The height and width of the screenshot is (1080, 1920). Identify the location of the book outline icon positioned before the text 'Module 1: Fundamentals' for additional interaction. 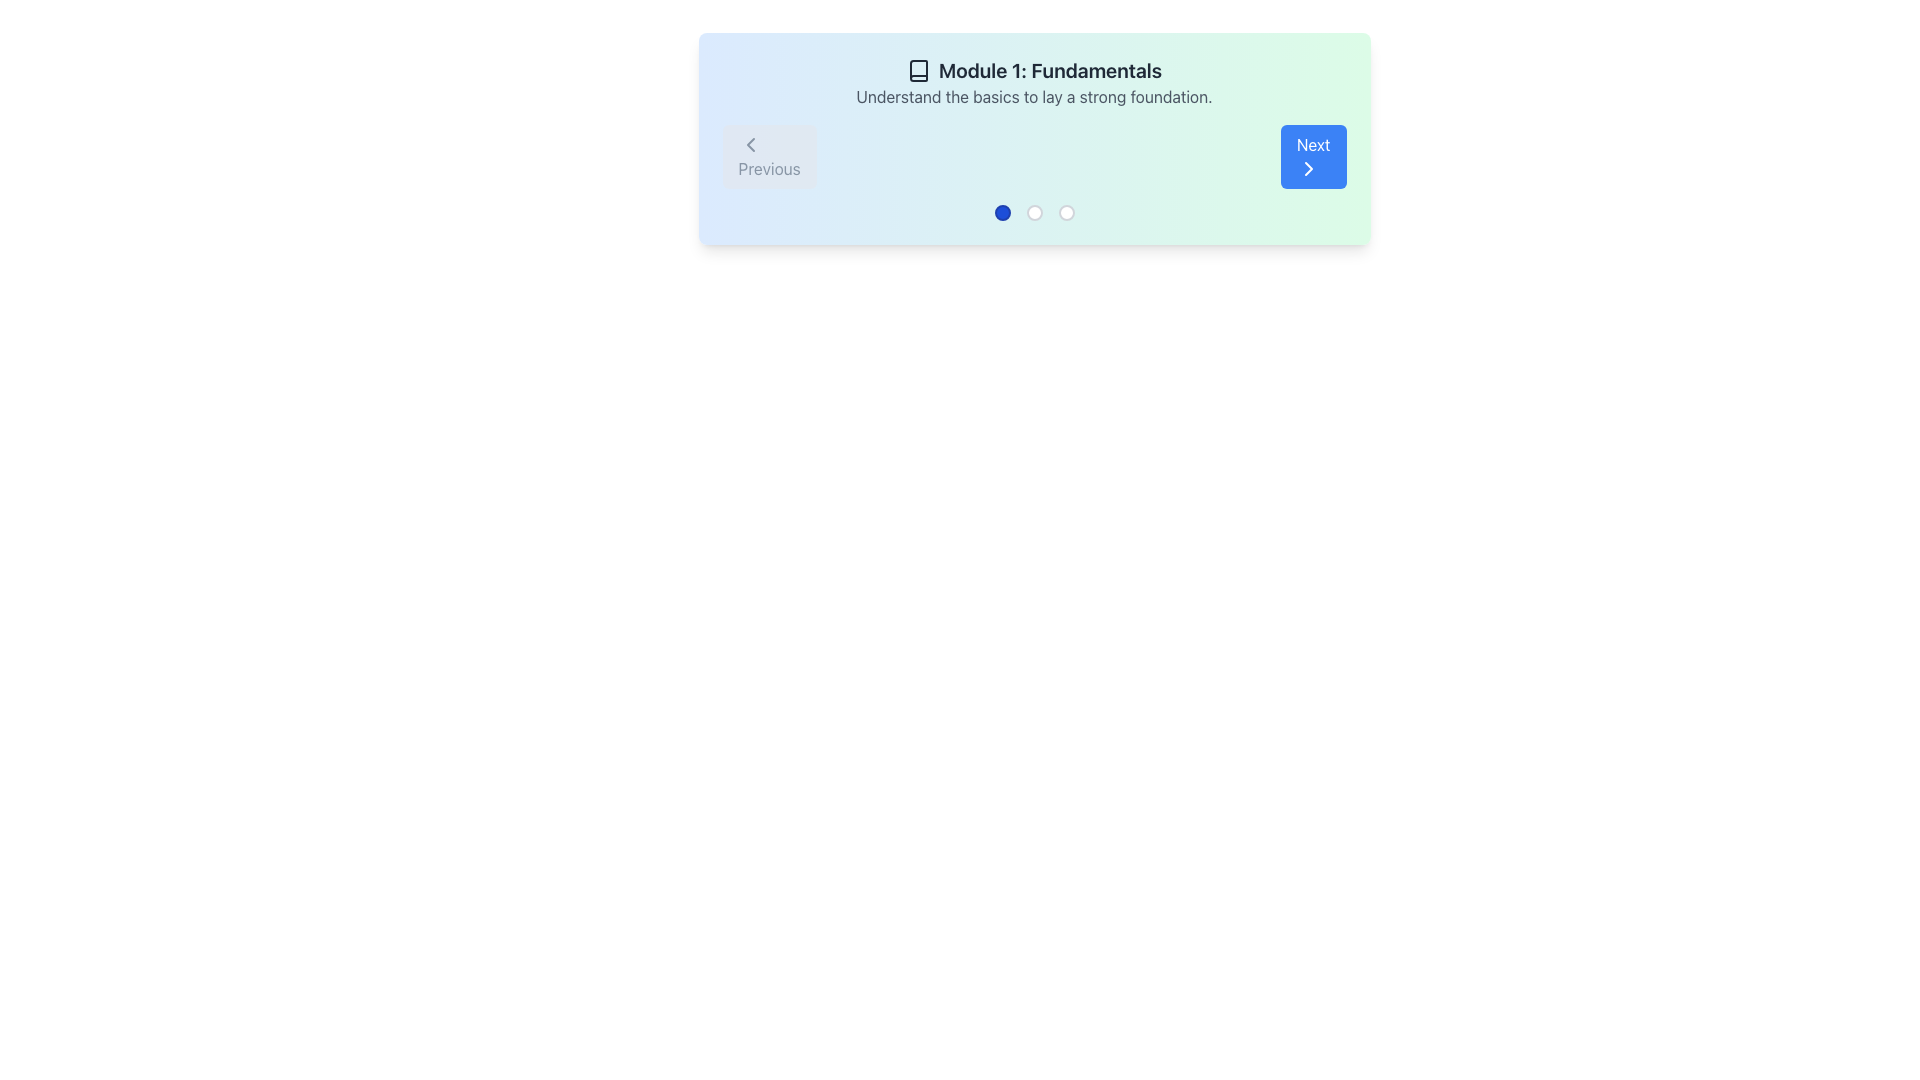
(917, 69).